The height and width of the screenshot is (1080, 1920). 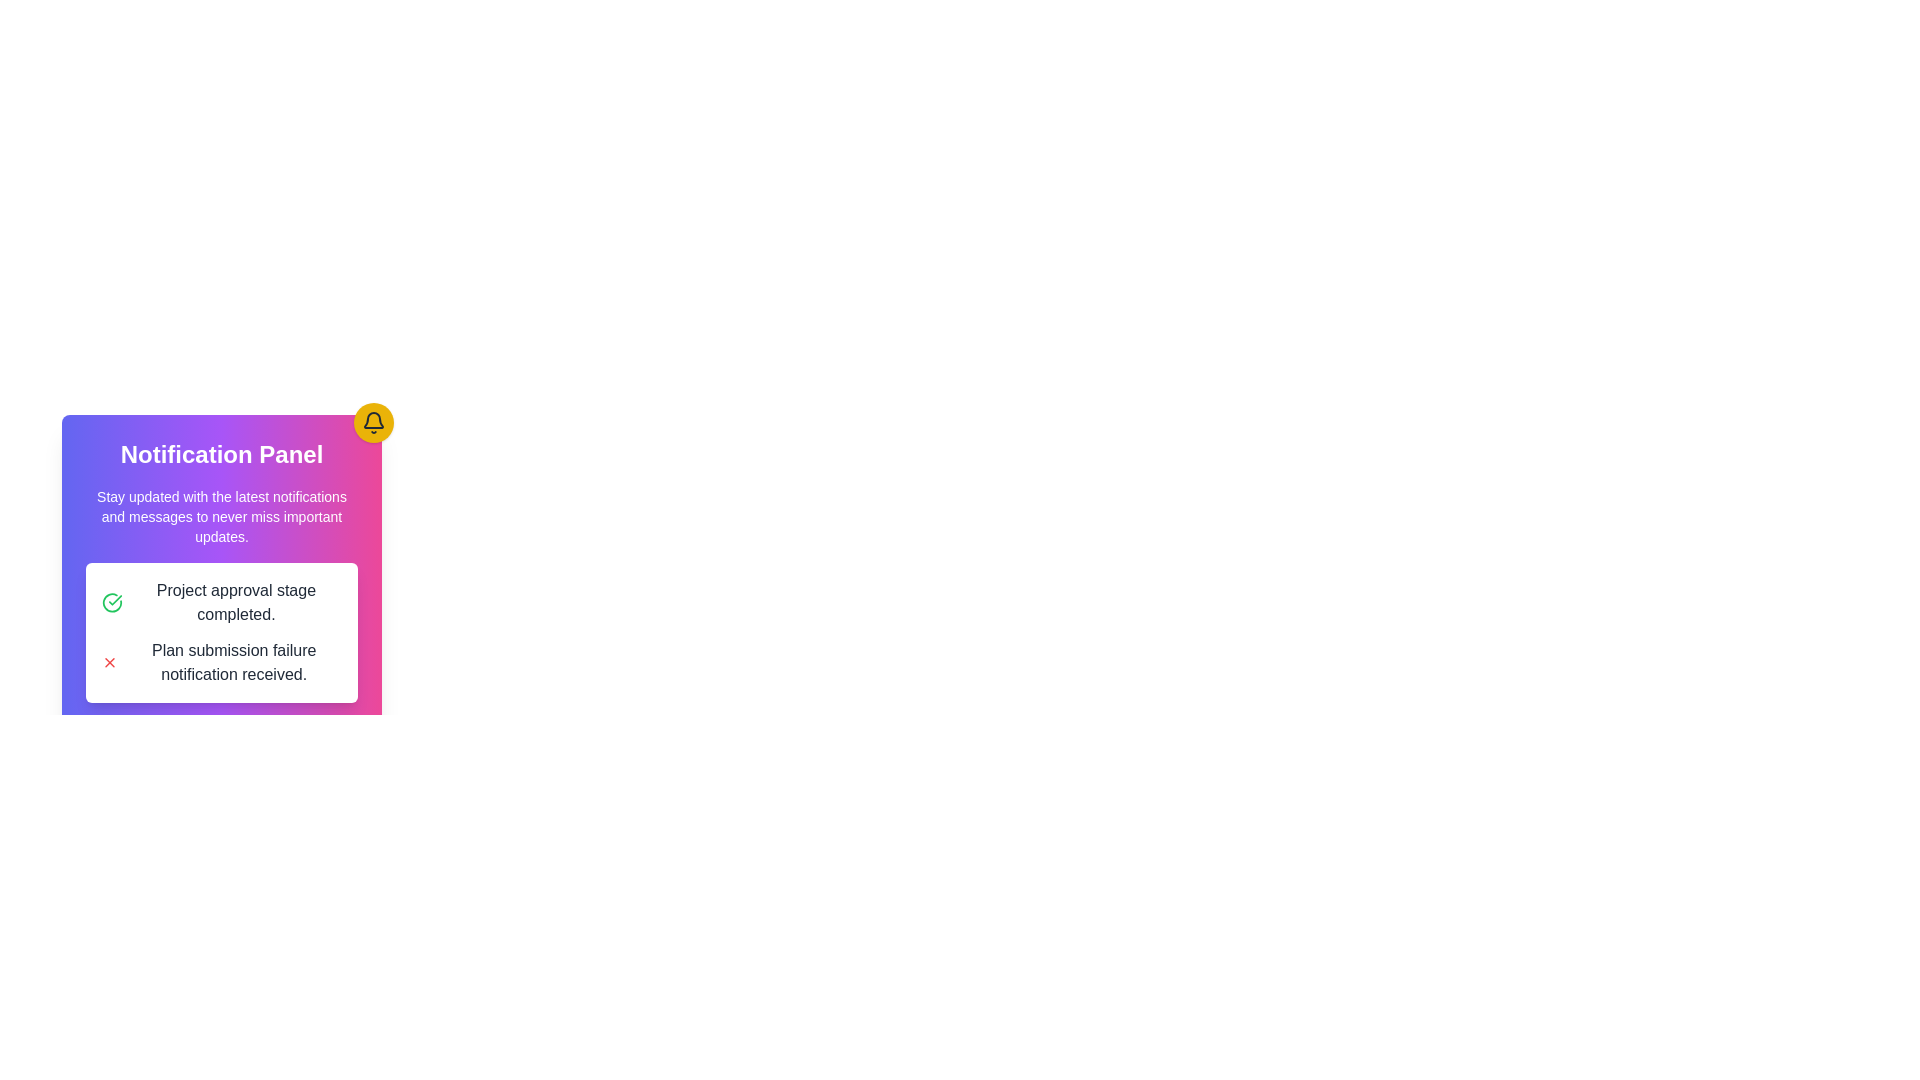 What do you see at coordinates (221, 663) in the screenshot?
I see `displayed notification message about the failure during the plan submission process located in the white card section below the 'Project approval stage completed' message` at bounding box center [221, 663].